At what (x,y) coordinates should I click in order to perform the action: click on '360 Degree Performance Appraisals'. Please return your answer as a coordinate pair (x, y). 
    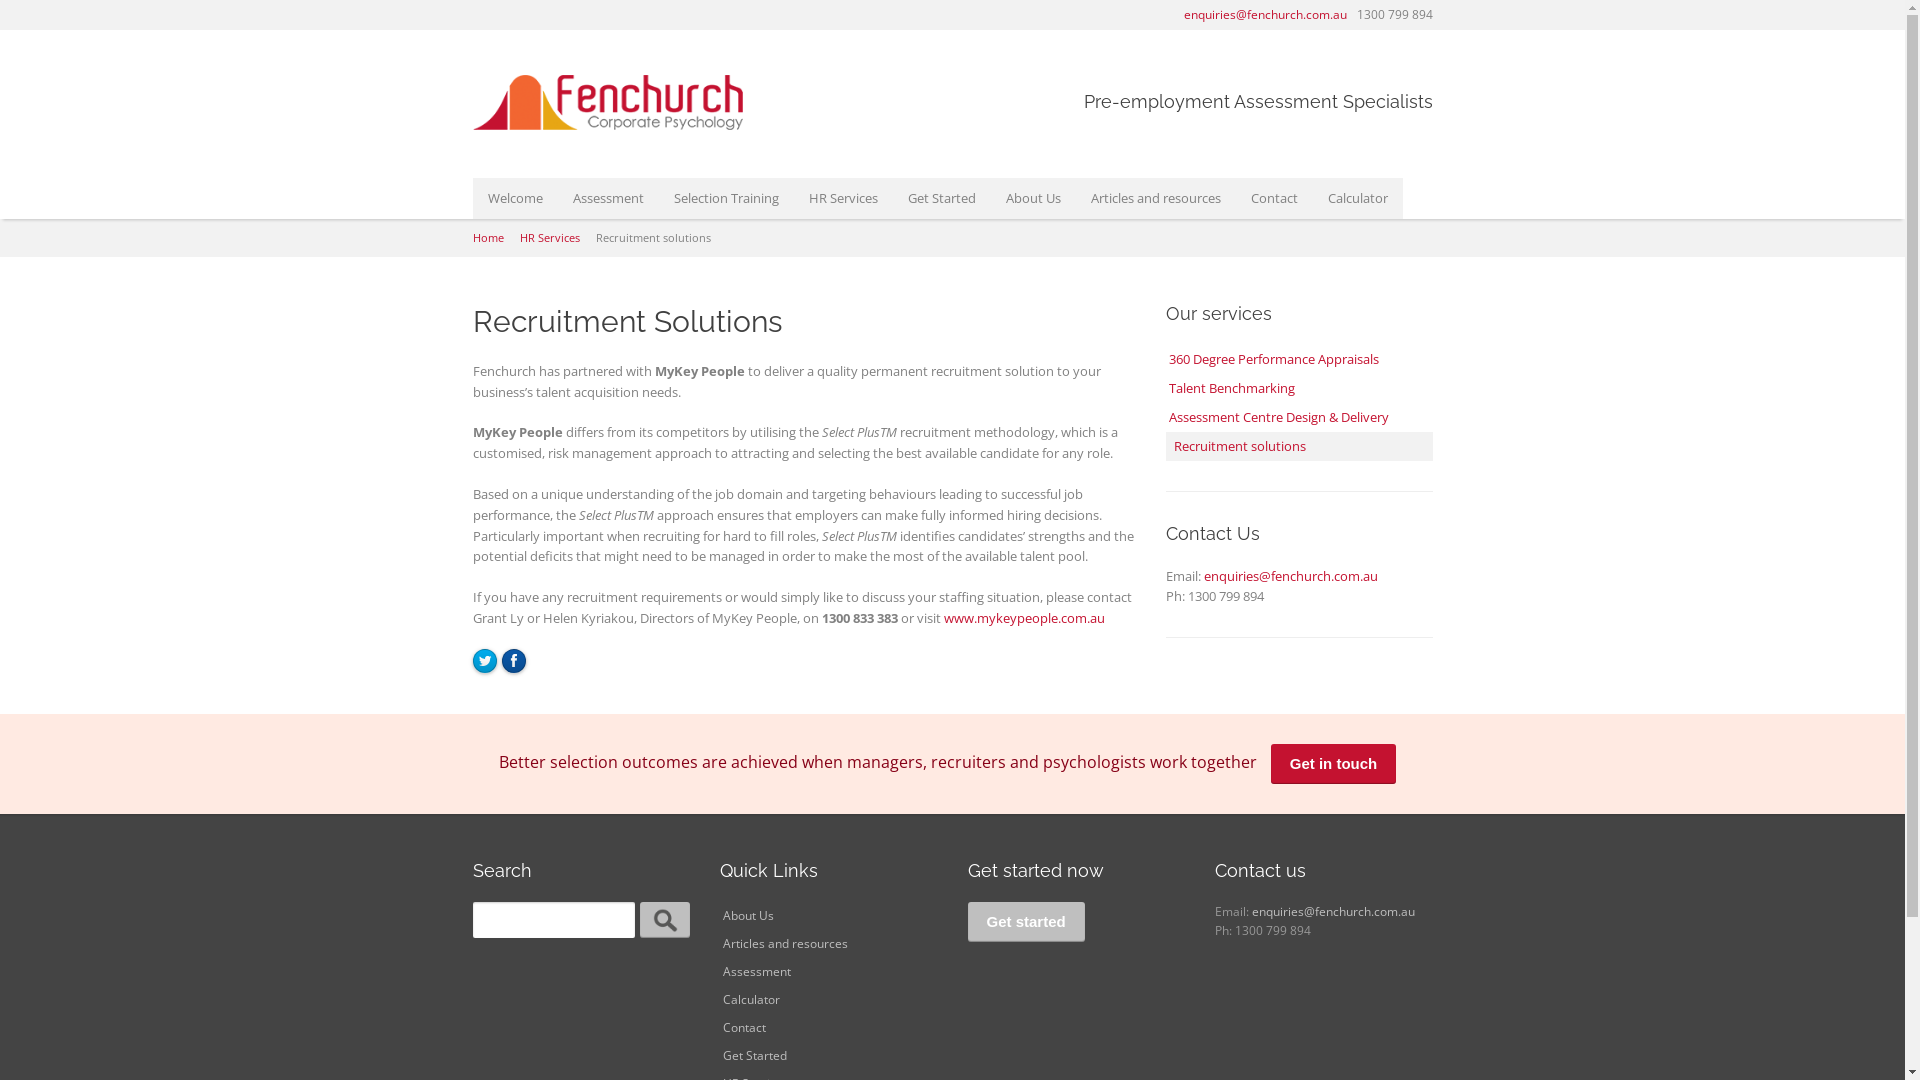
    Looking at the image, I should click on (1299, 358).